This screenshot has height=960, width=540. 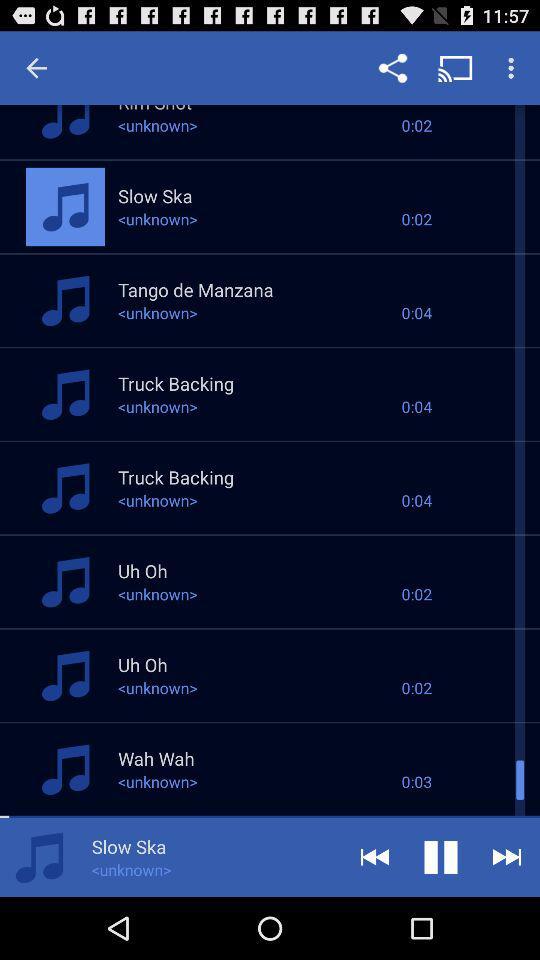 I want to click on the music icon, so click(x=39, y=917).